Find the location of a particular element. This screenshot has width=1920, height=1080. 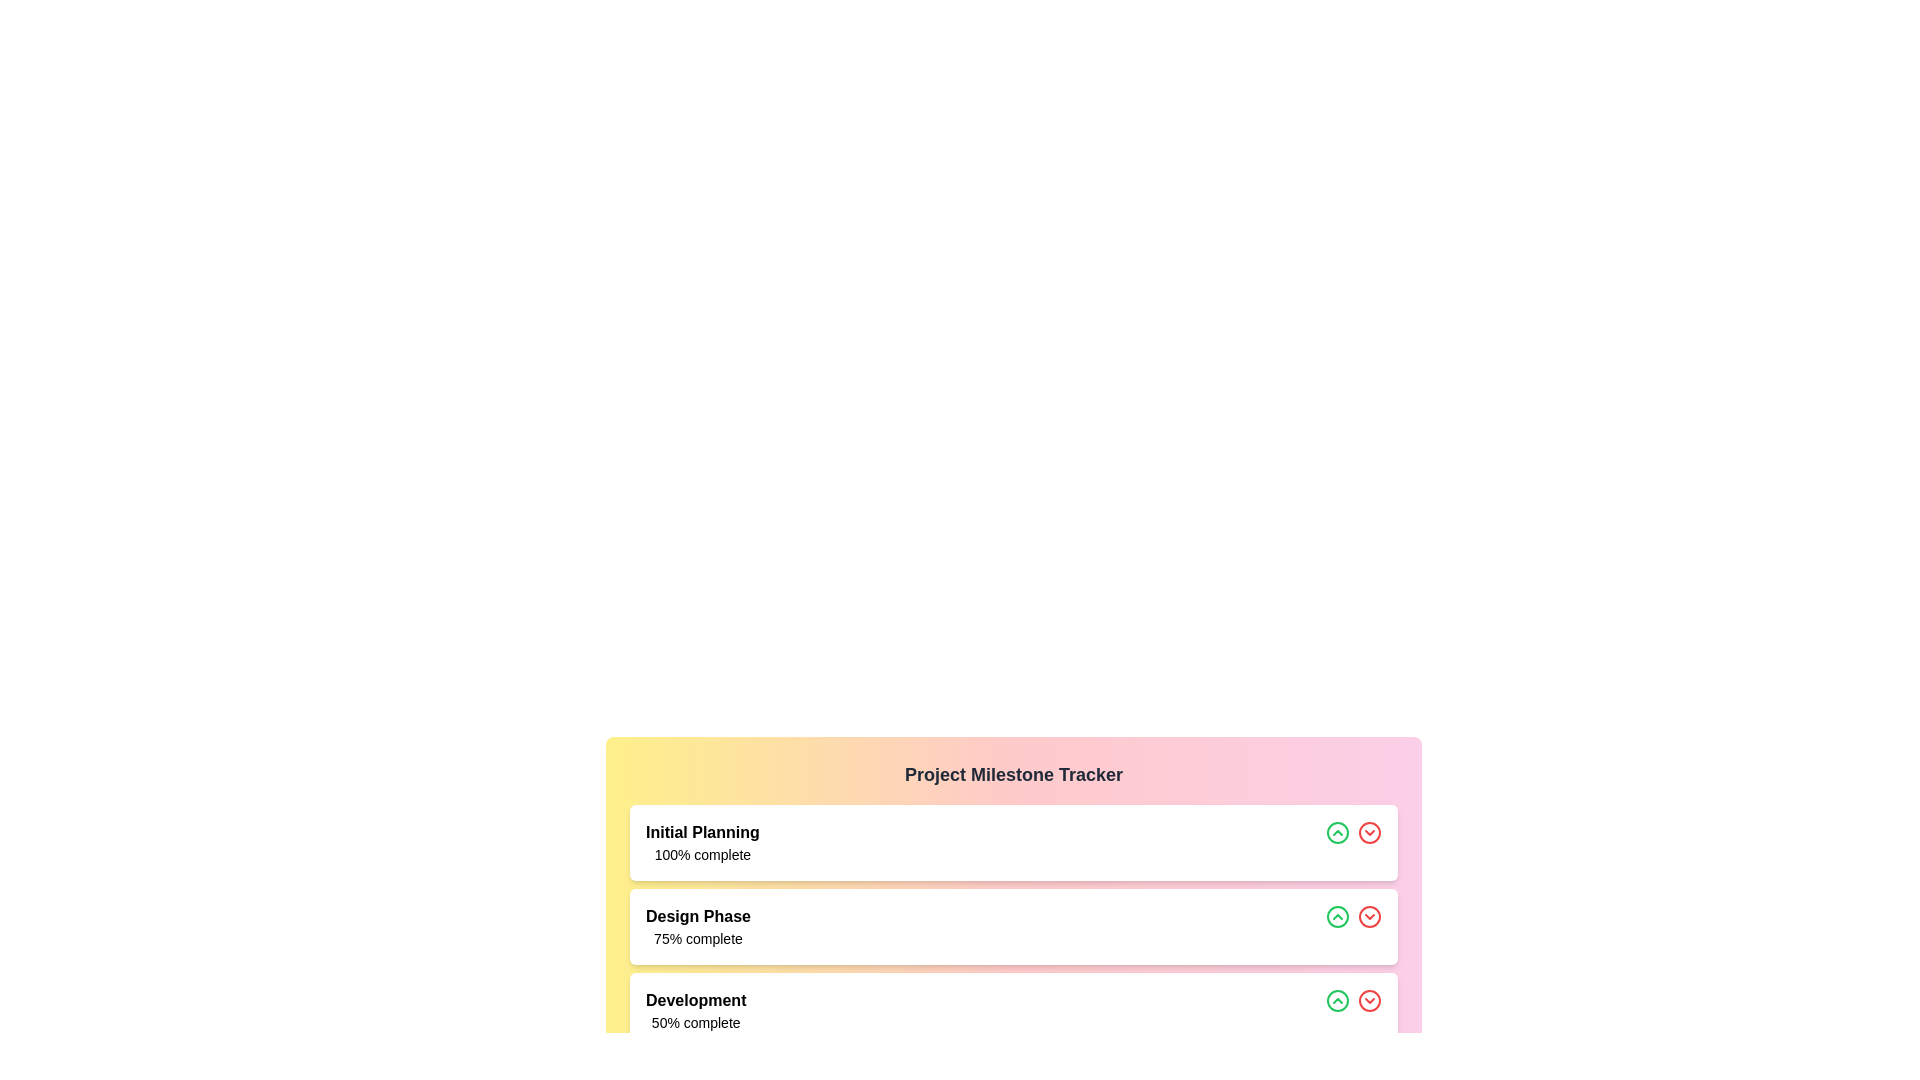

the text label displaying '50% complete', which is a progress descriptor located under the 'Development' heading in the milestone tracker interface is located at coordinates (696, 1022).